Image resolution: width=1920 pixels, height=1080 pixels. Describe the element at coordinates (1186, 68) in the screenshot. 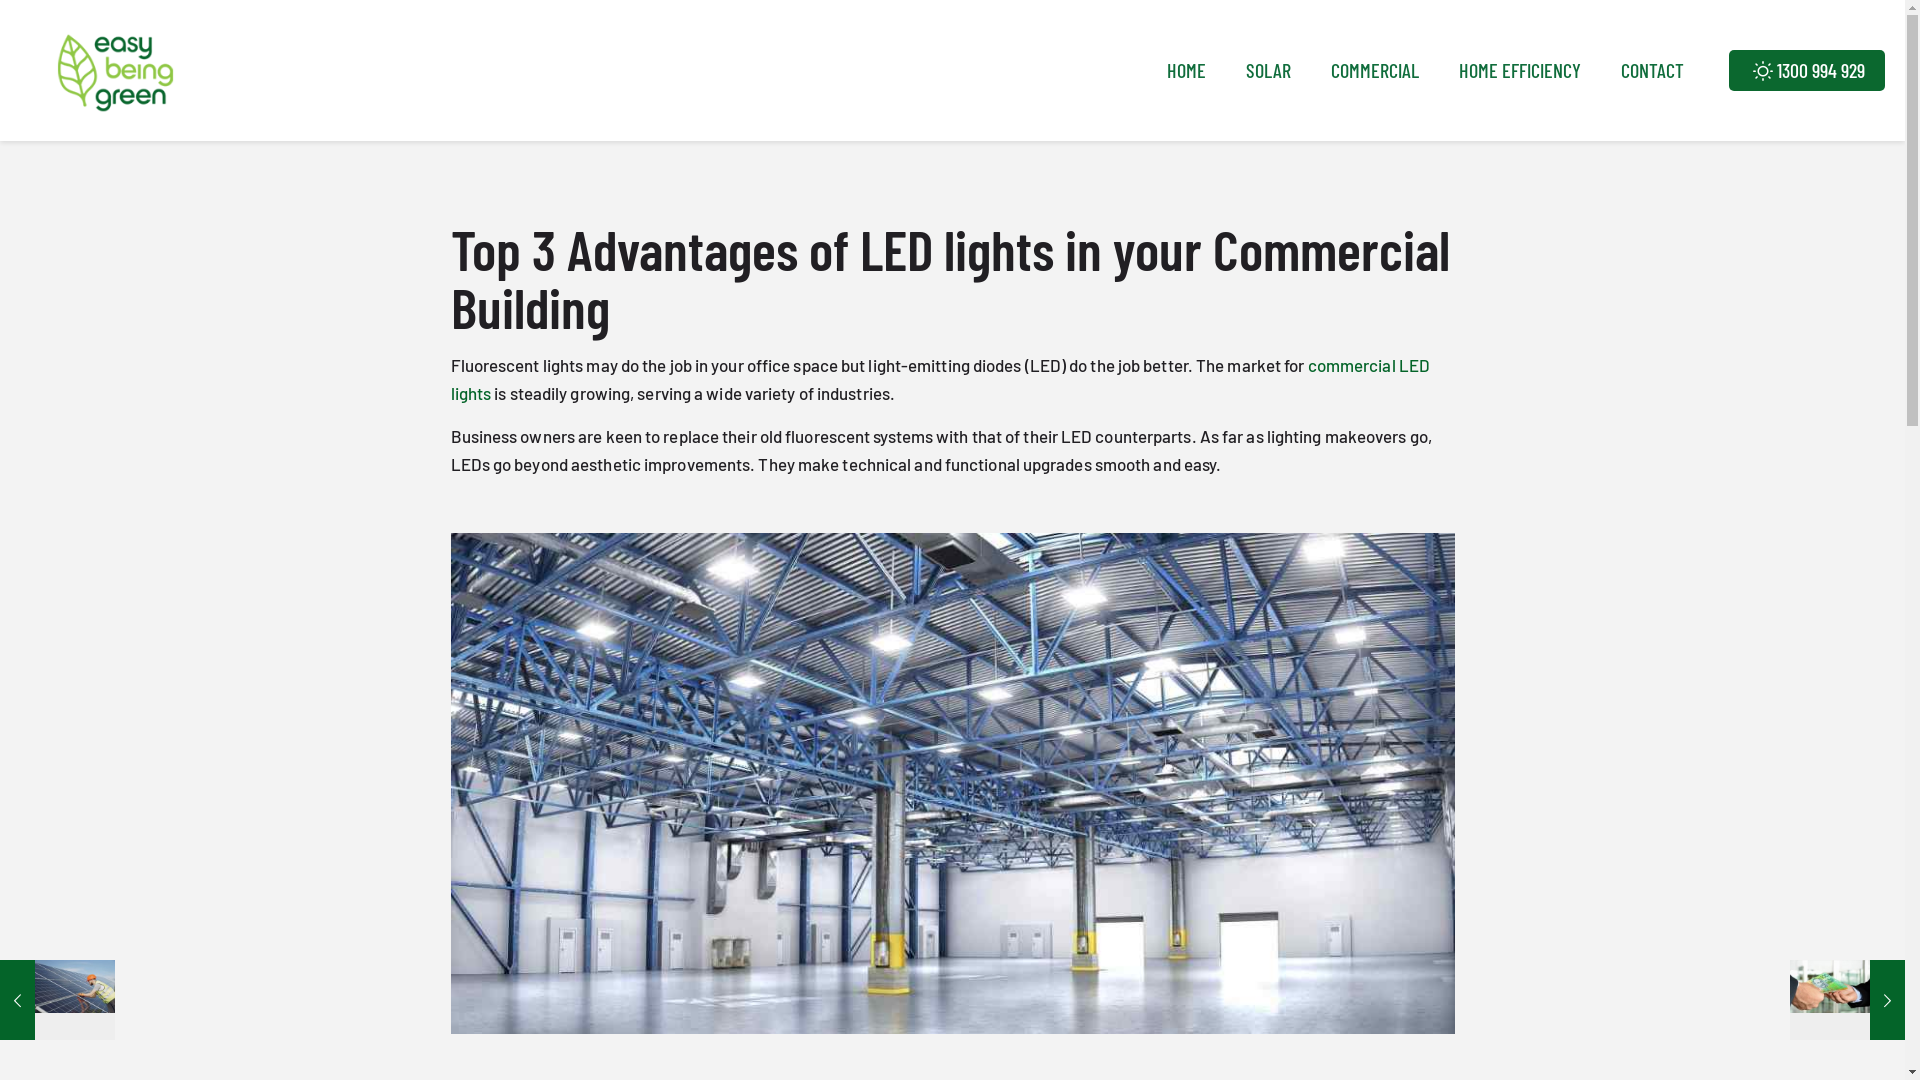

I see `'HOME'` at that location.